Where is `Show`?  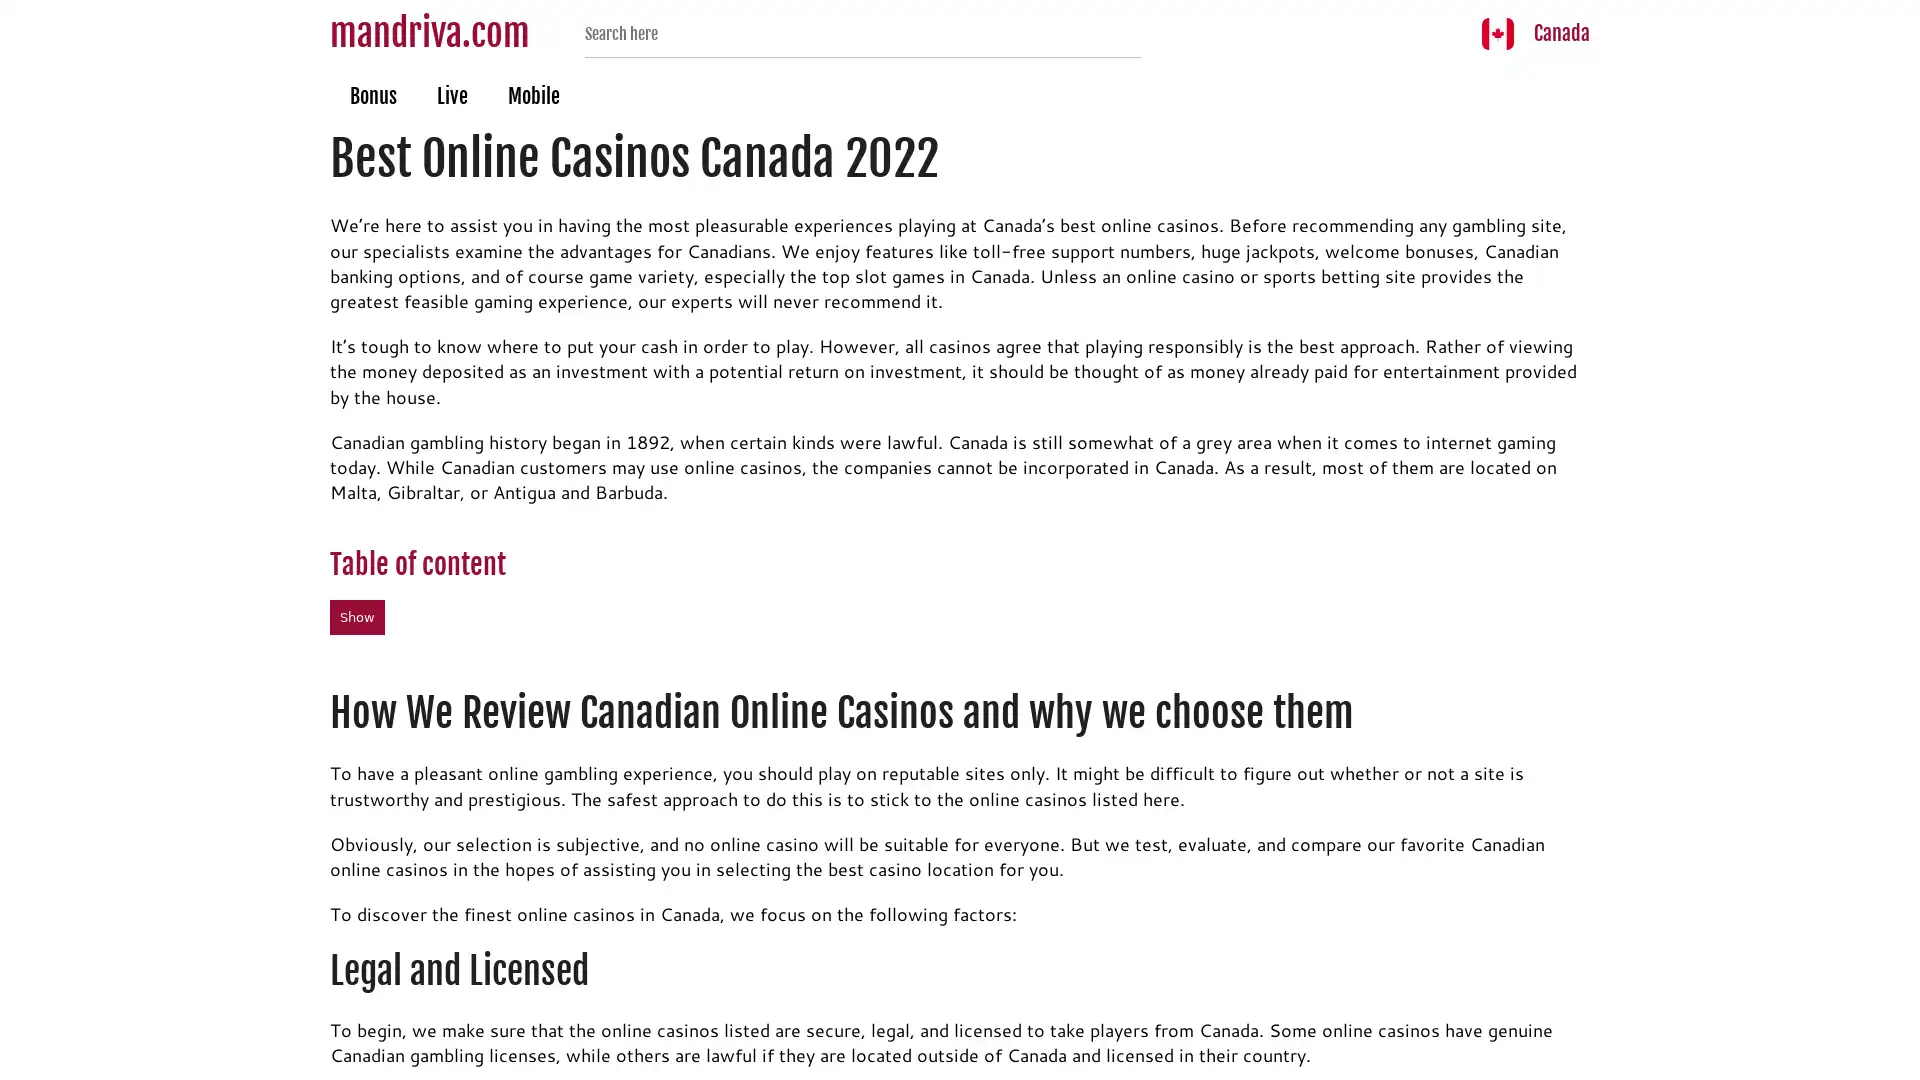 Show is located at coordinates (357, 616).